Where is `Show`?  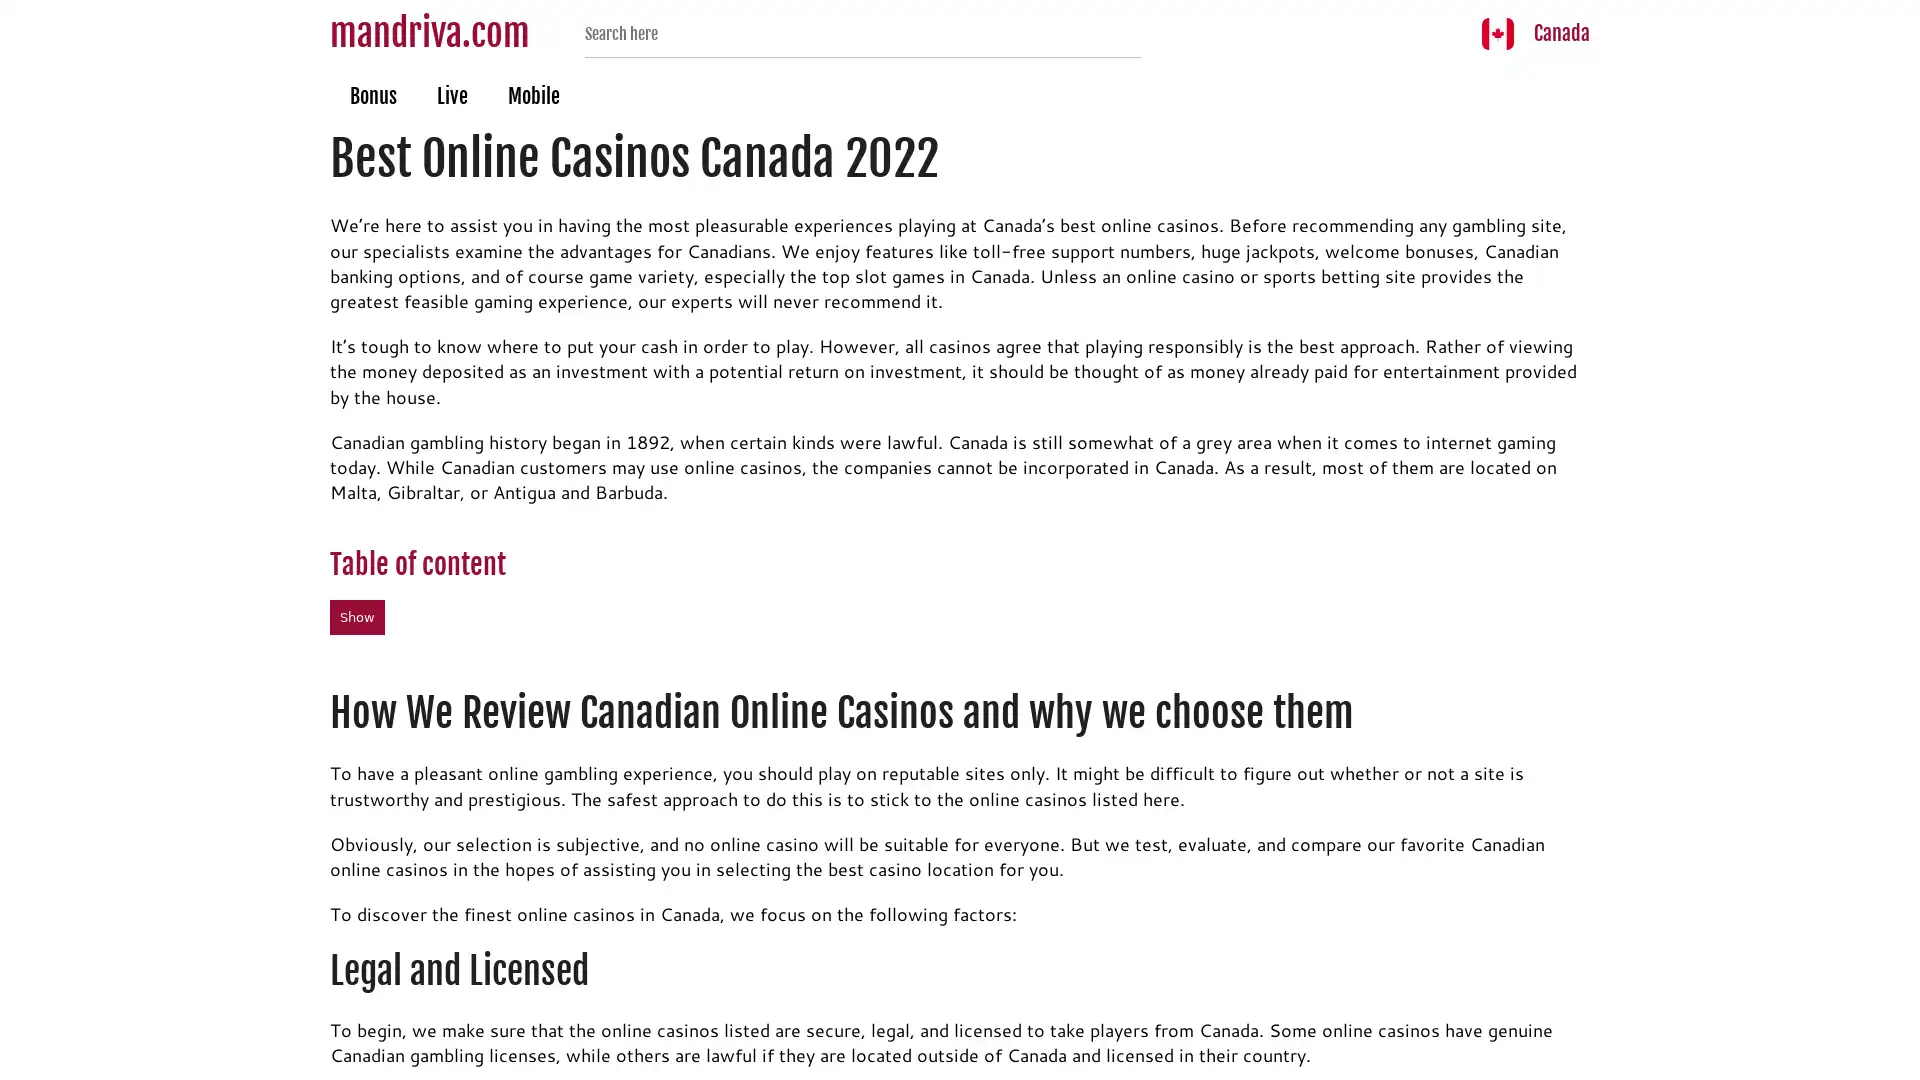 Show is located at coordinates (357, 616).